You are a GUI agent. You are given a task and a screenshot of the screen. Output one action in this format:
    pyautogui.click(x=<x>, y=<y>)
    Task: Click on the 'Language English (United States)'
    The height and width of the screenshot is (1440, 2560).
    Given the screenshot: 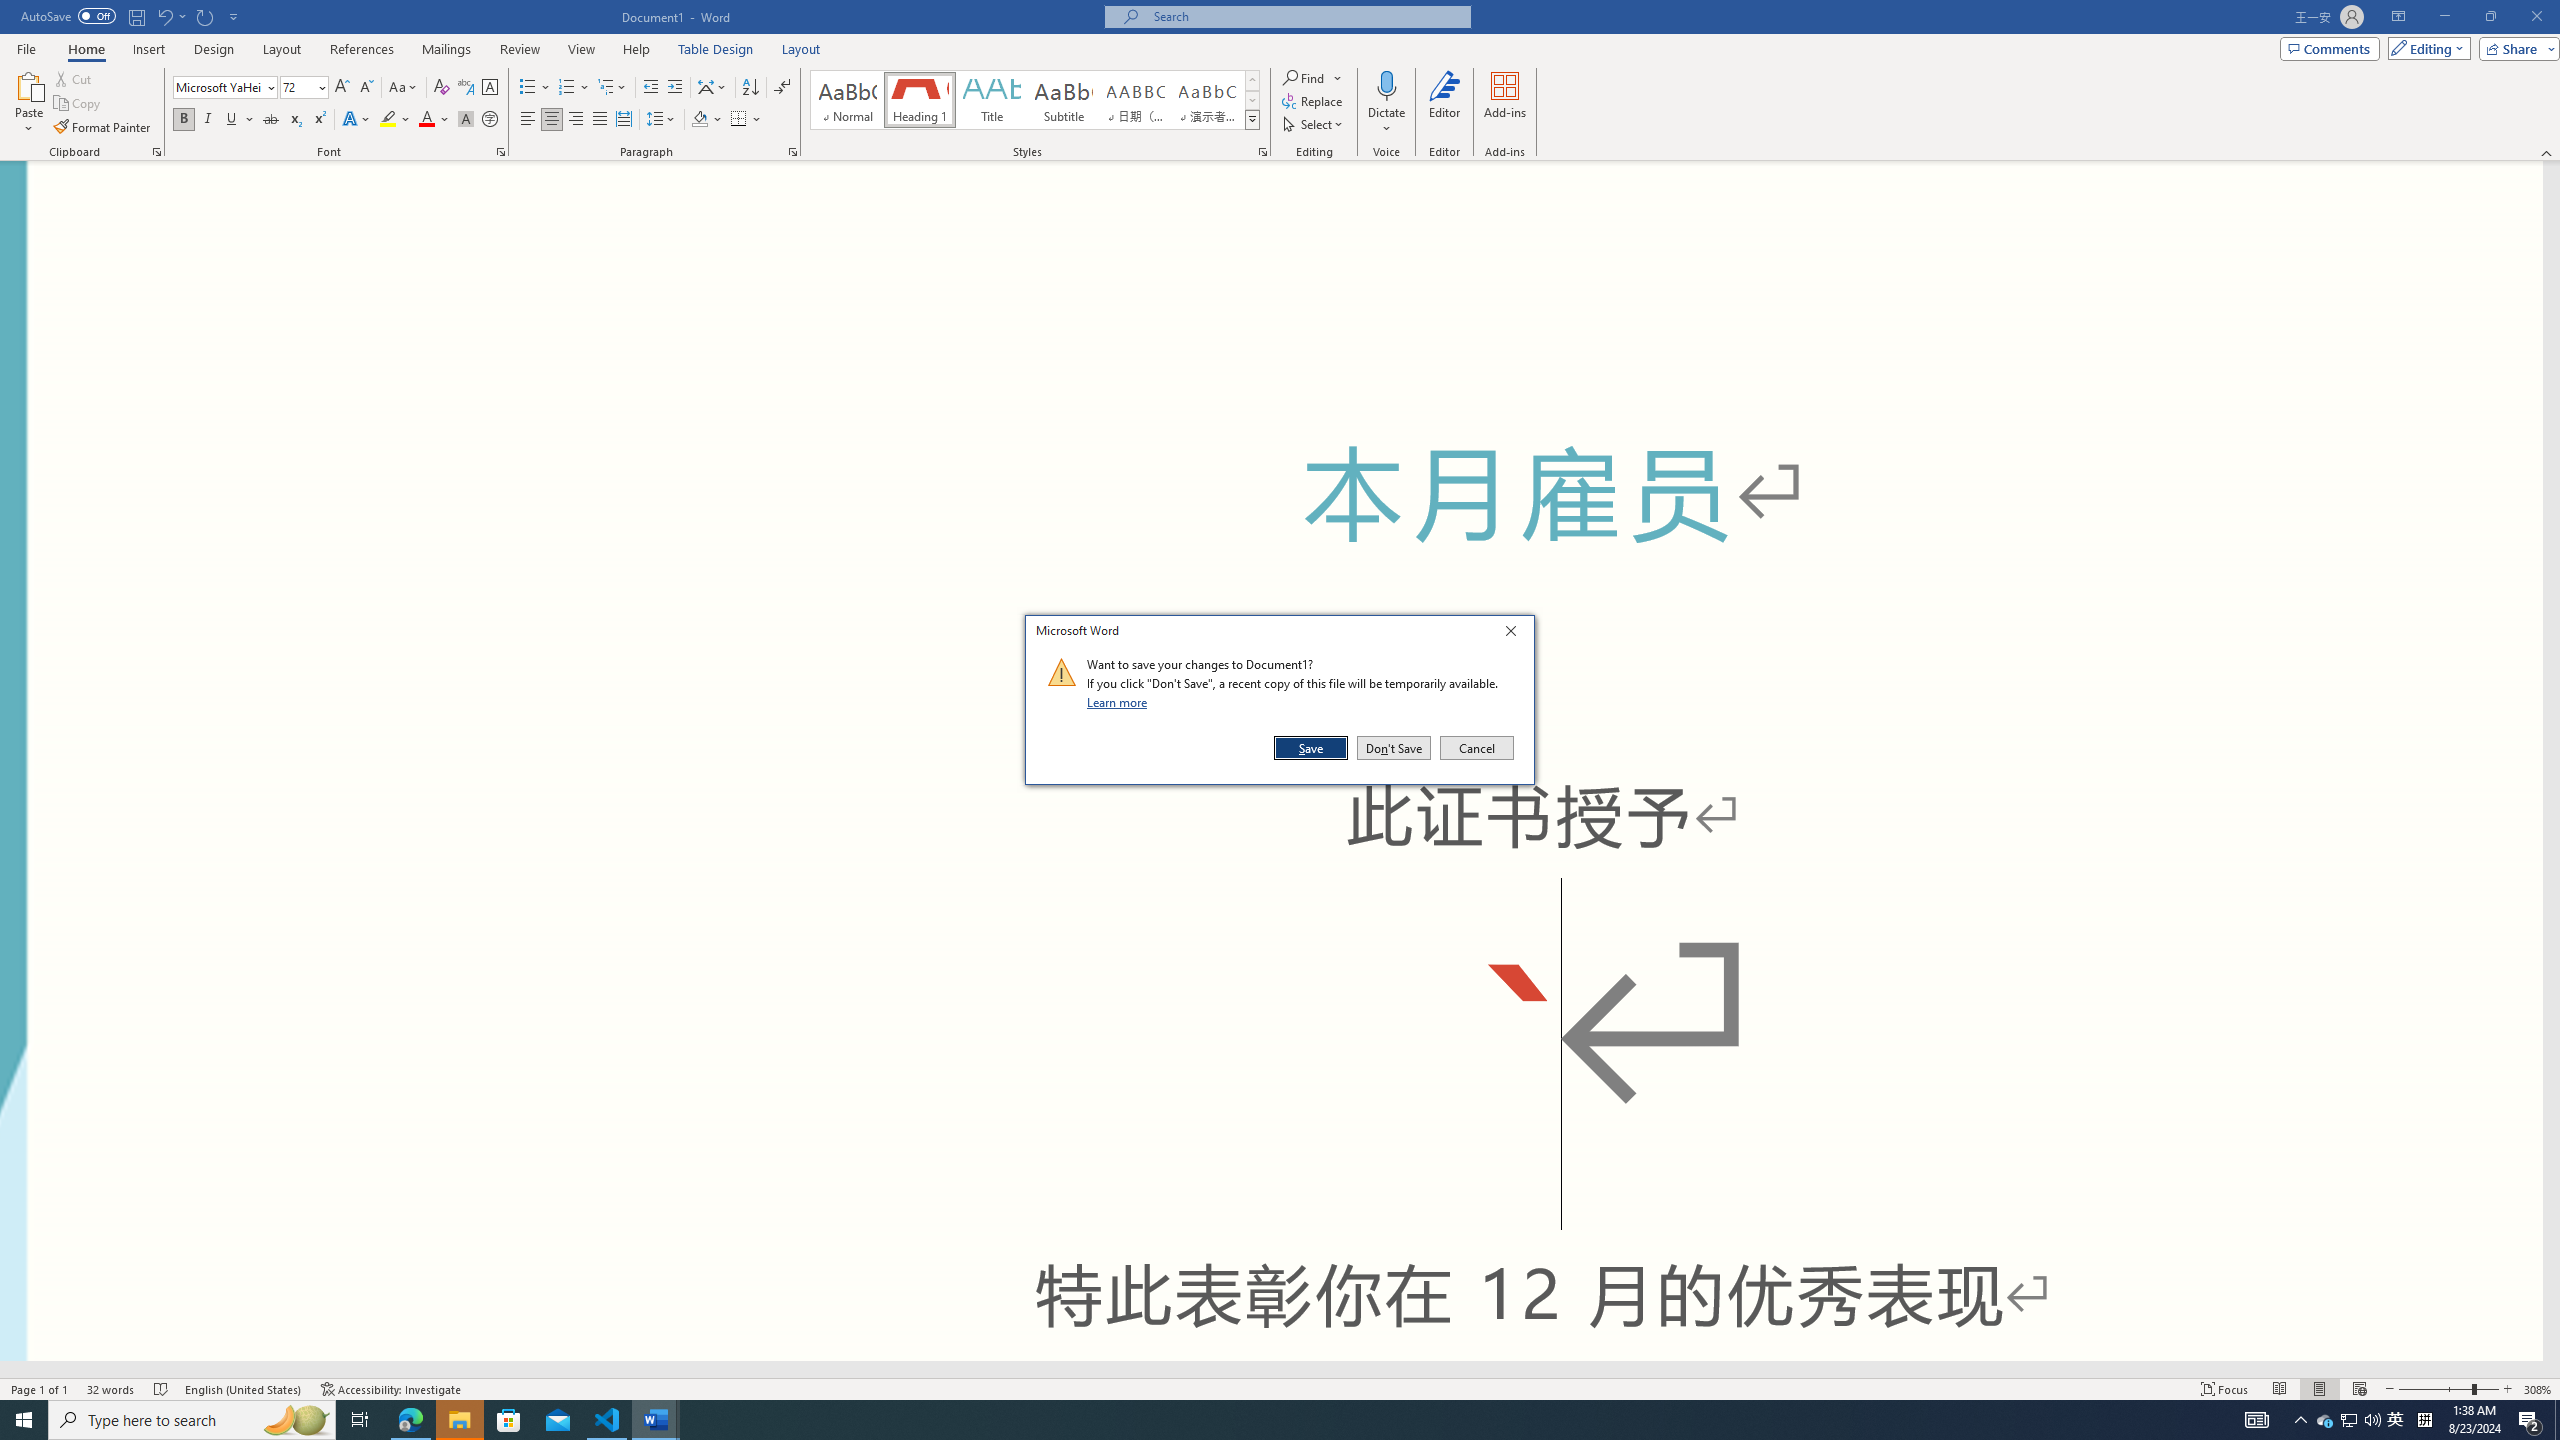 What is the action you would take?
    pyautogui.click(x=244, y=1389)
    